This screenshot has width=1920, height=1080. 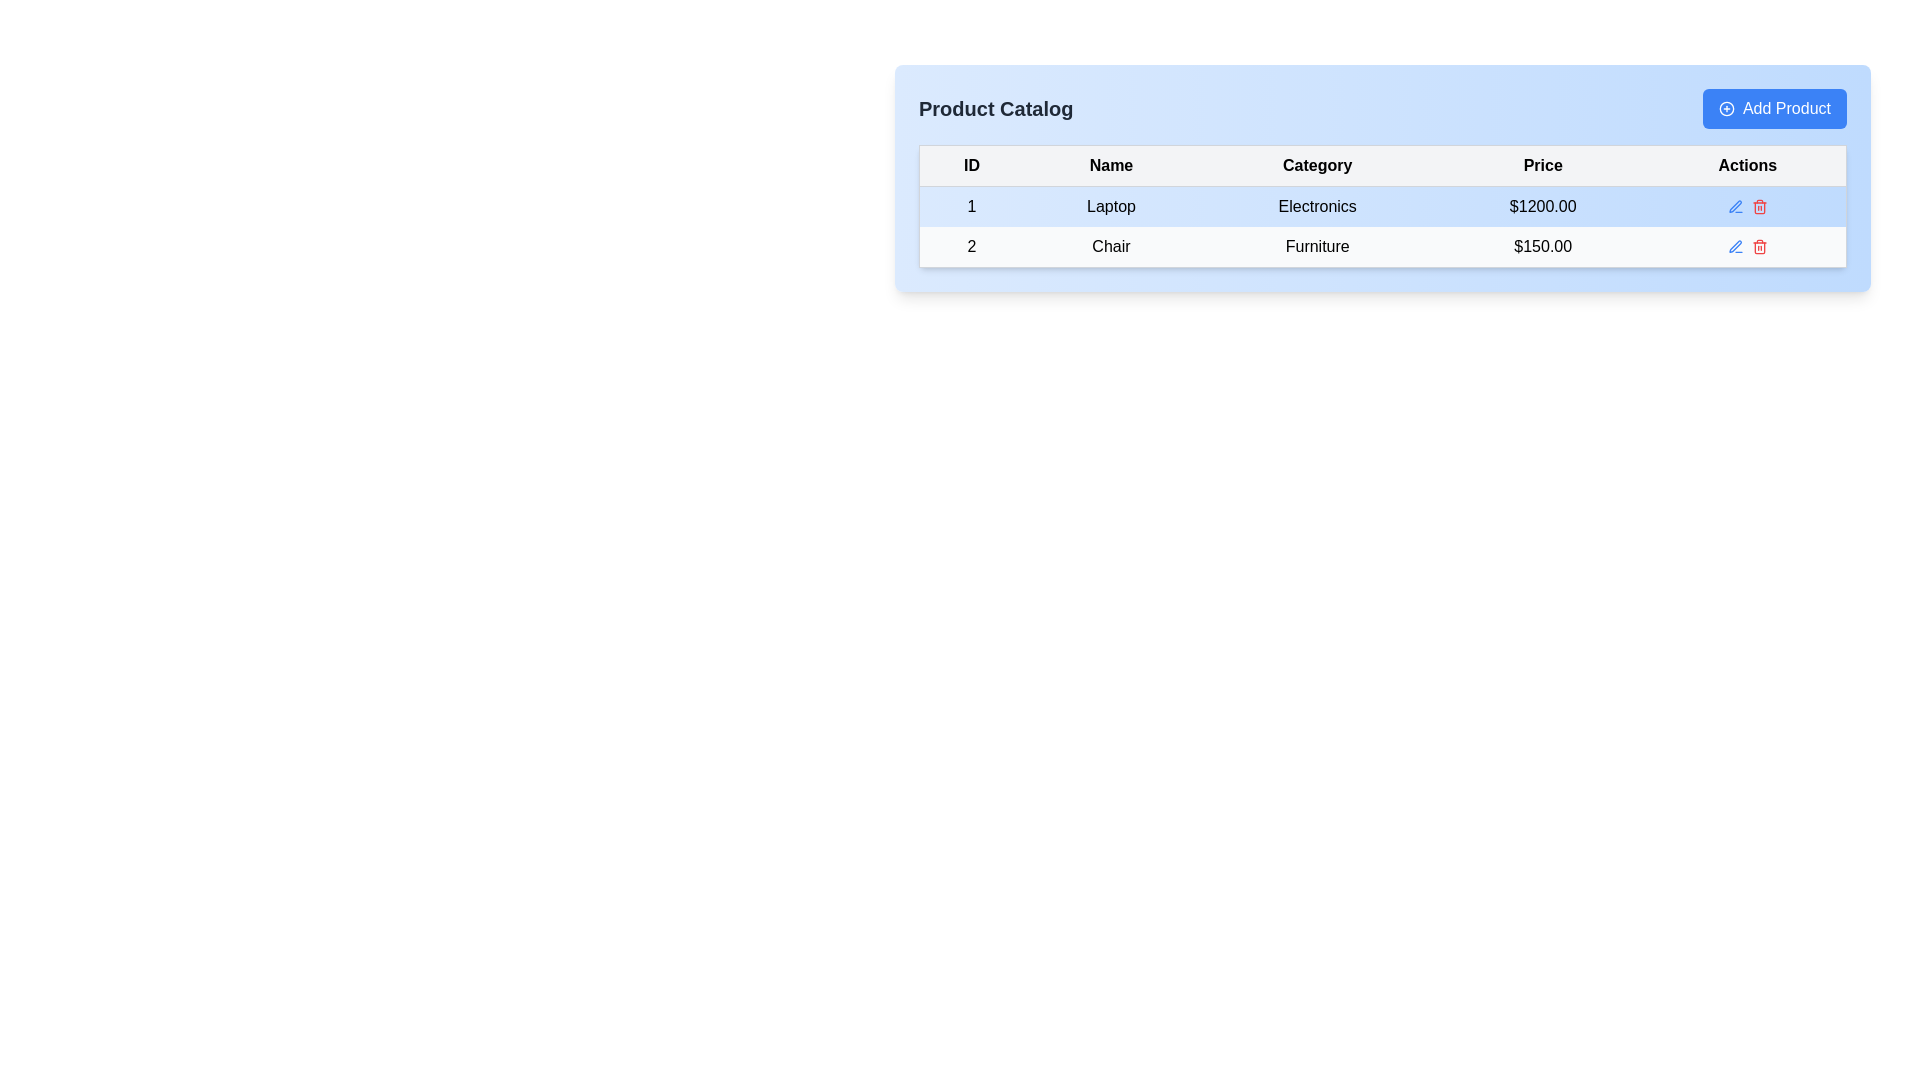 I want to click on the second row of the 'Product Catalog' table, so click(x=1381, y=245).